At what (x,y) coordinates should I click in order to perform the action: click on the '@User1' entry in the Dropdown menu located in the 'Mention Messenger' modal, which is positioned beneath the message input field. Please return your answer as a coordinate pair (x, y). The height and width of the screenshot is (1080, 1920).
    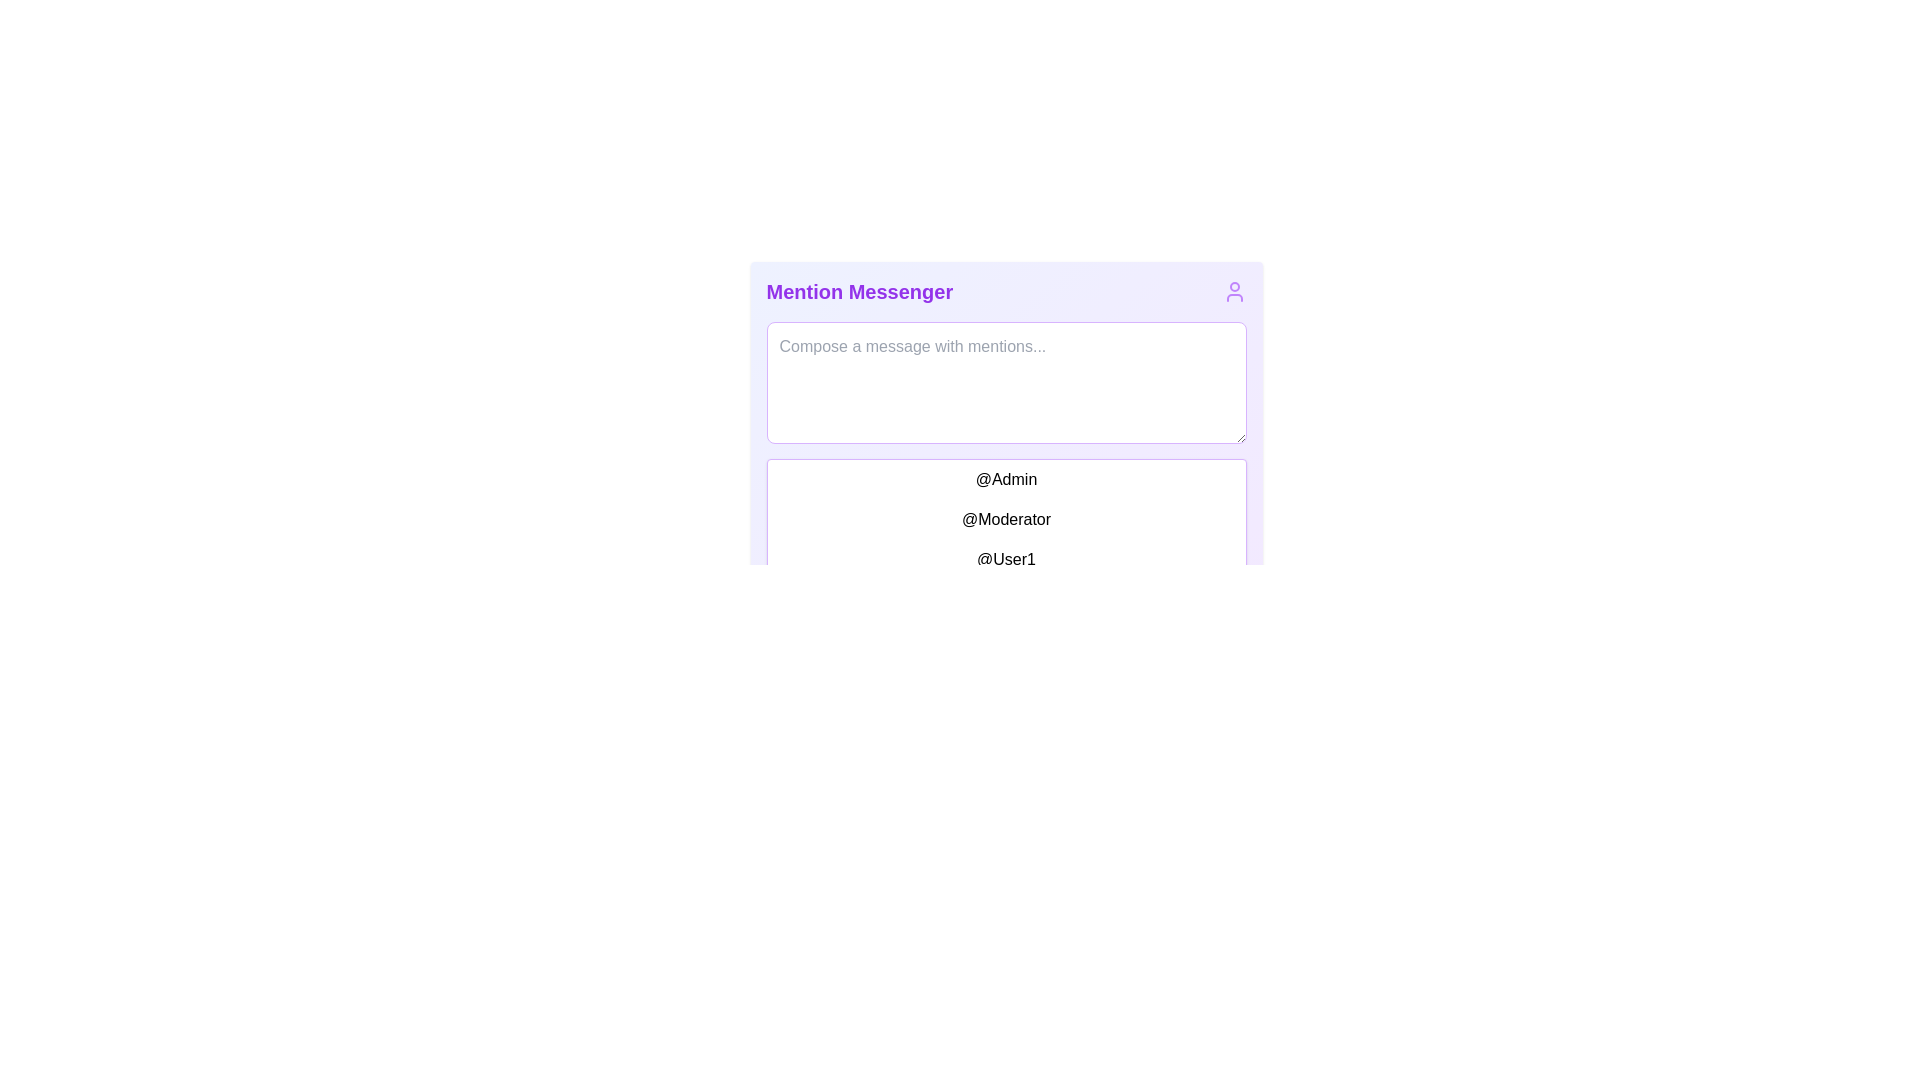
    Looking at the image, I should click on (1006, 540).